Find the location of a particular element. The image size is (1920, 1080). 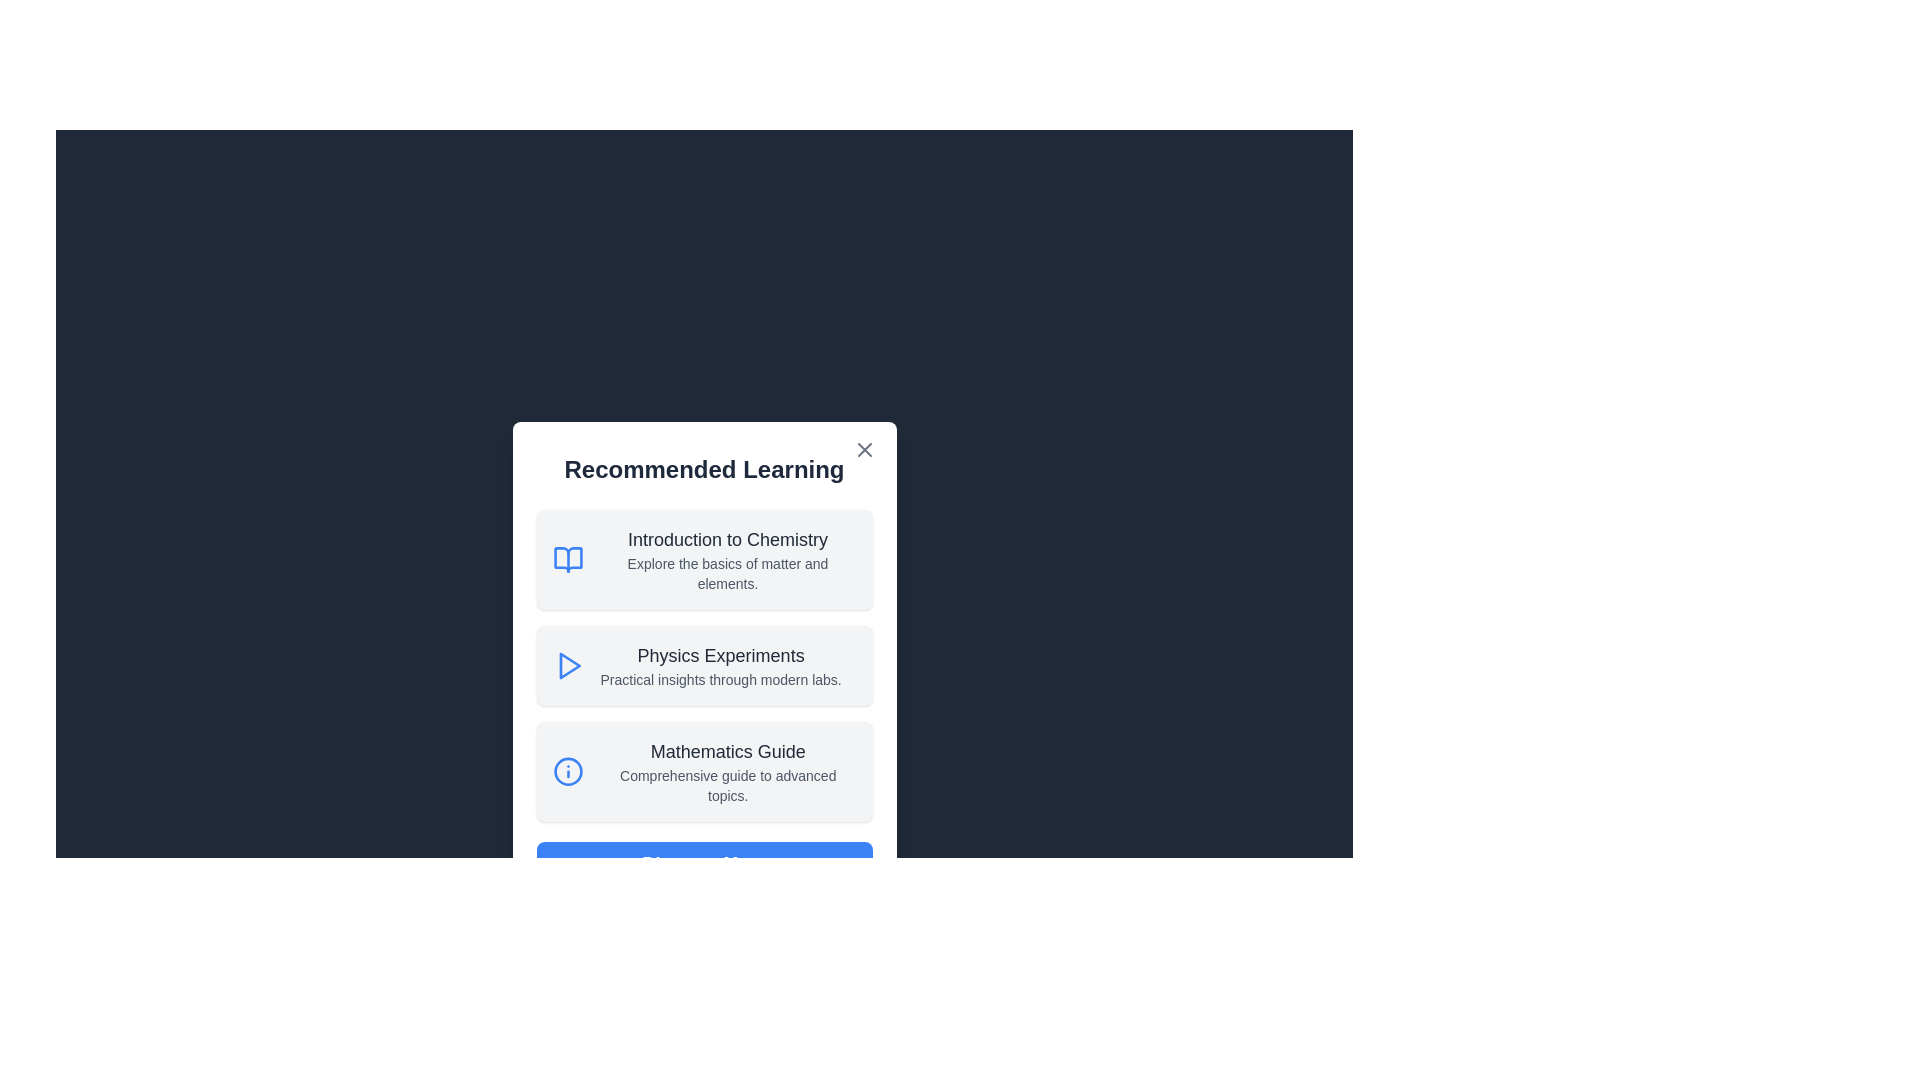

the text block styled in small, gray-colored font that contains the string 'Comprehensive guide to advanced topics.' located beneath the title 'Mathematics Guide' is located at coordinates (727, 785).